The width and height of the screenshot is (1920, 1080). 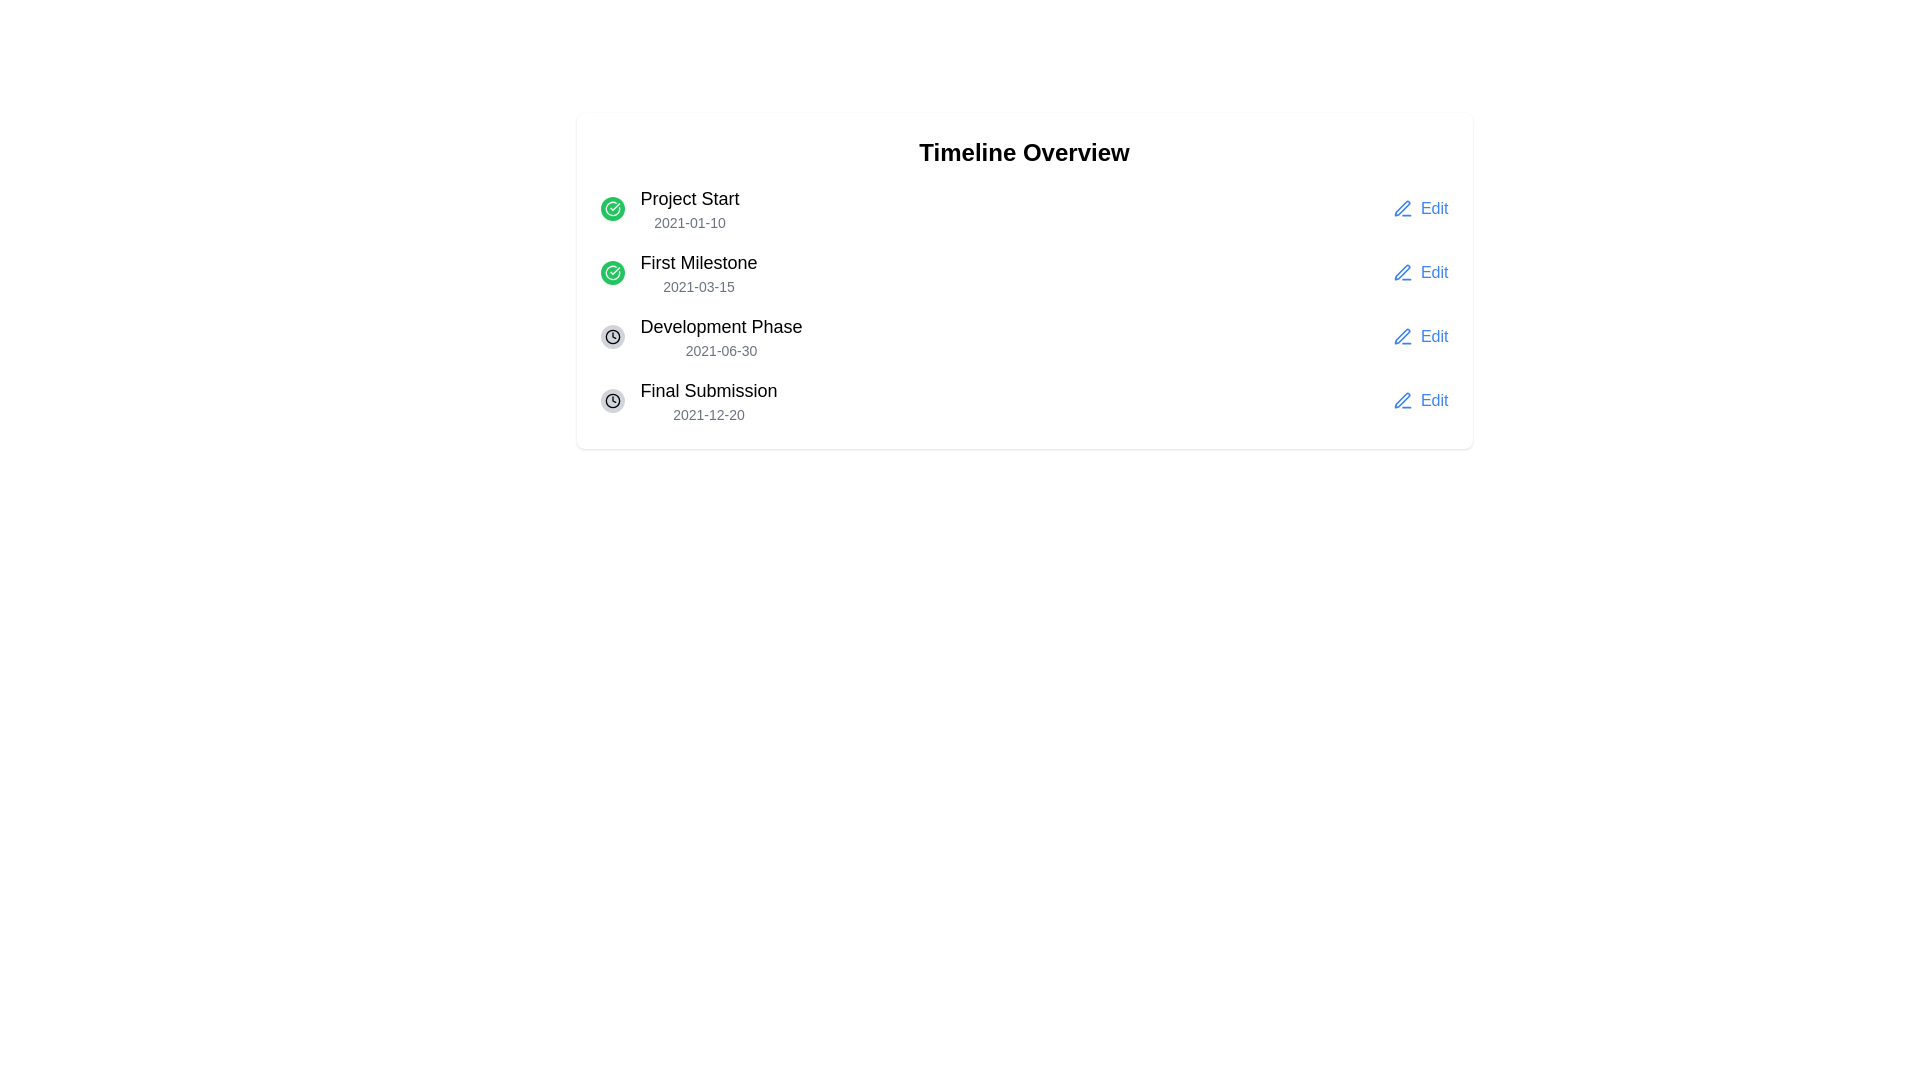 I want to click on text label for the second milestone in the timeline, which serves as the title for the milestone entry, so click(x=699, y=261).